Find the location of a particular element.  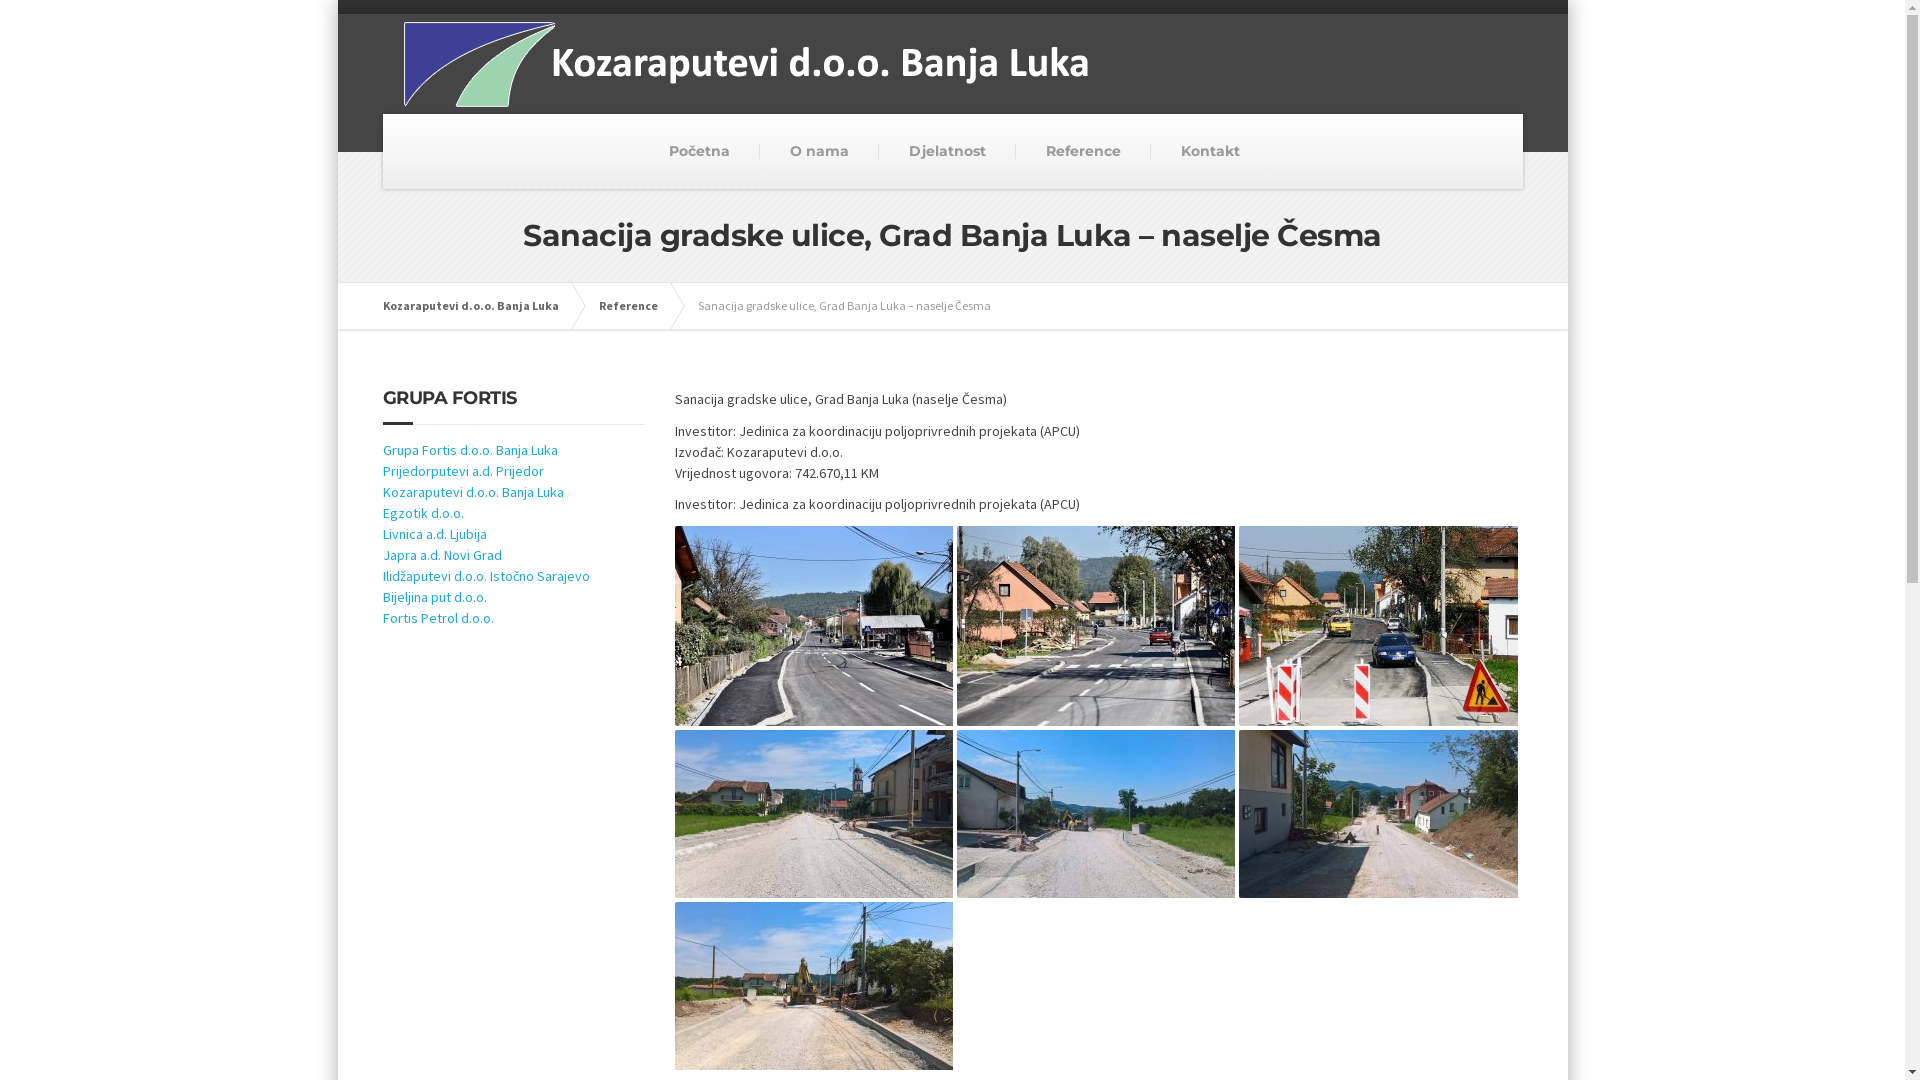

'Livnica a.d. Ljubija' is located at coordinates (432, 532).